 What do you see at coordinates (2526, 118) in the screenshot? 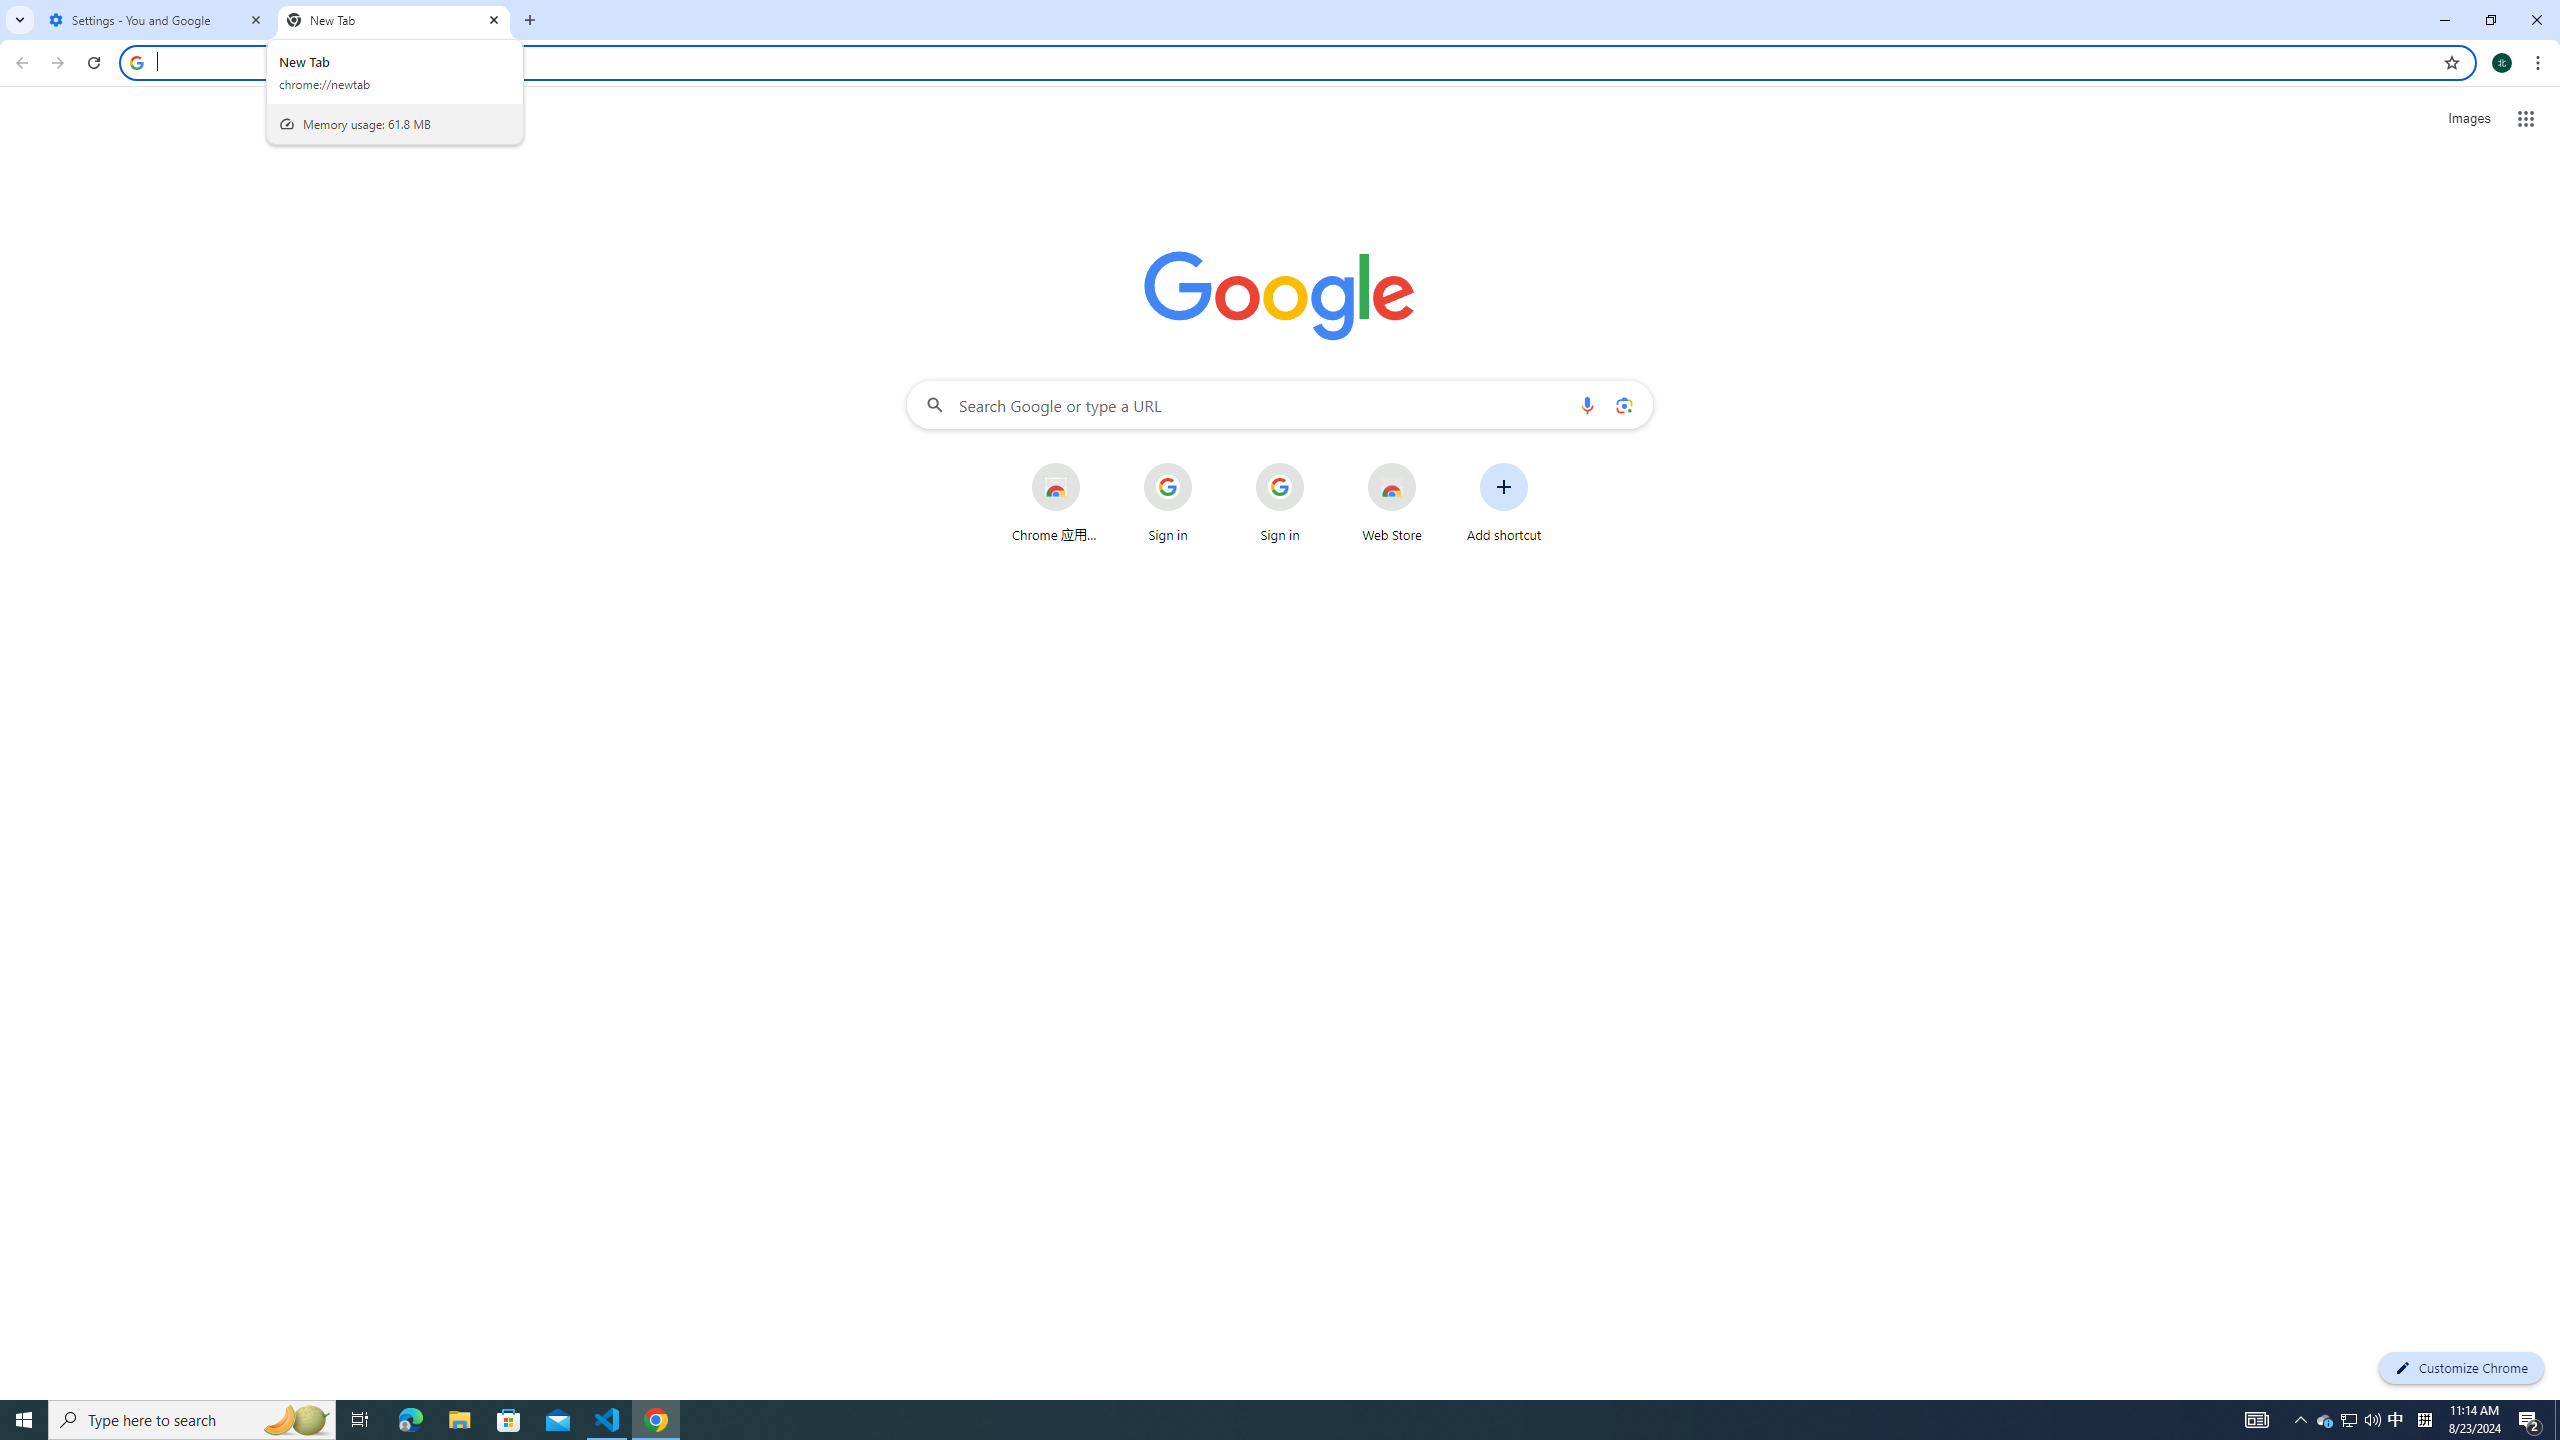
I see `'Google apps'` at bounding box center [2526, 118].